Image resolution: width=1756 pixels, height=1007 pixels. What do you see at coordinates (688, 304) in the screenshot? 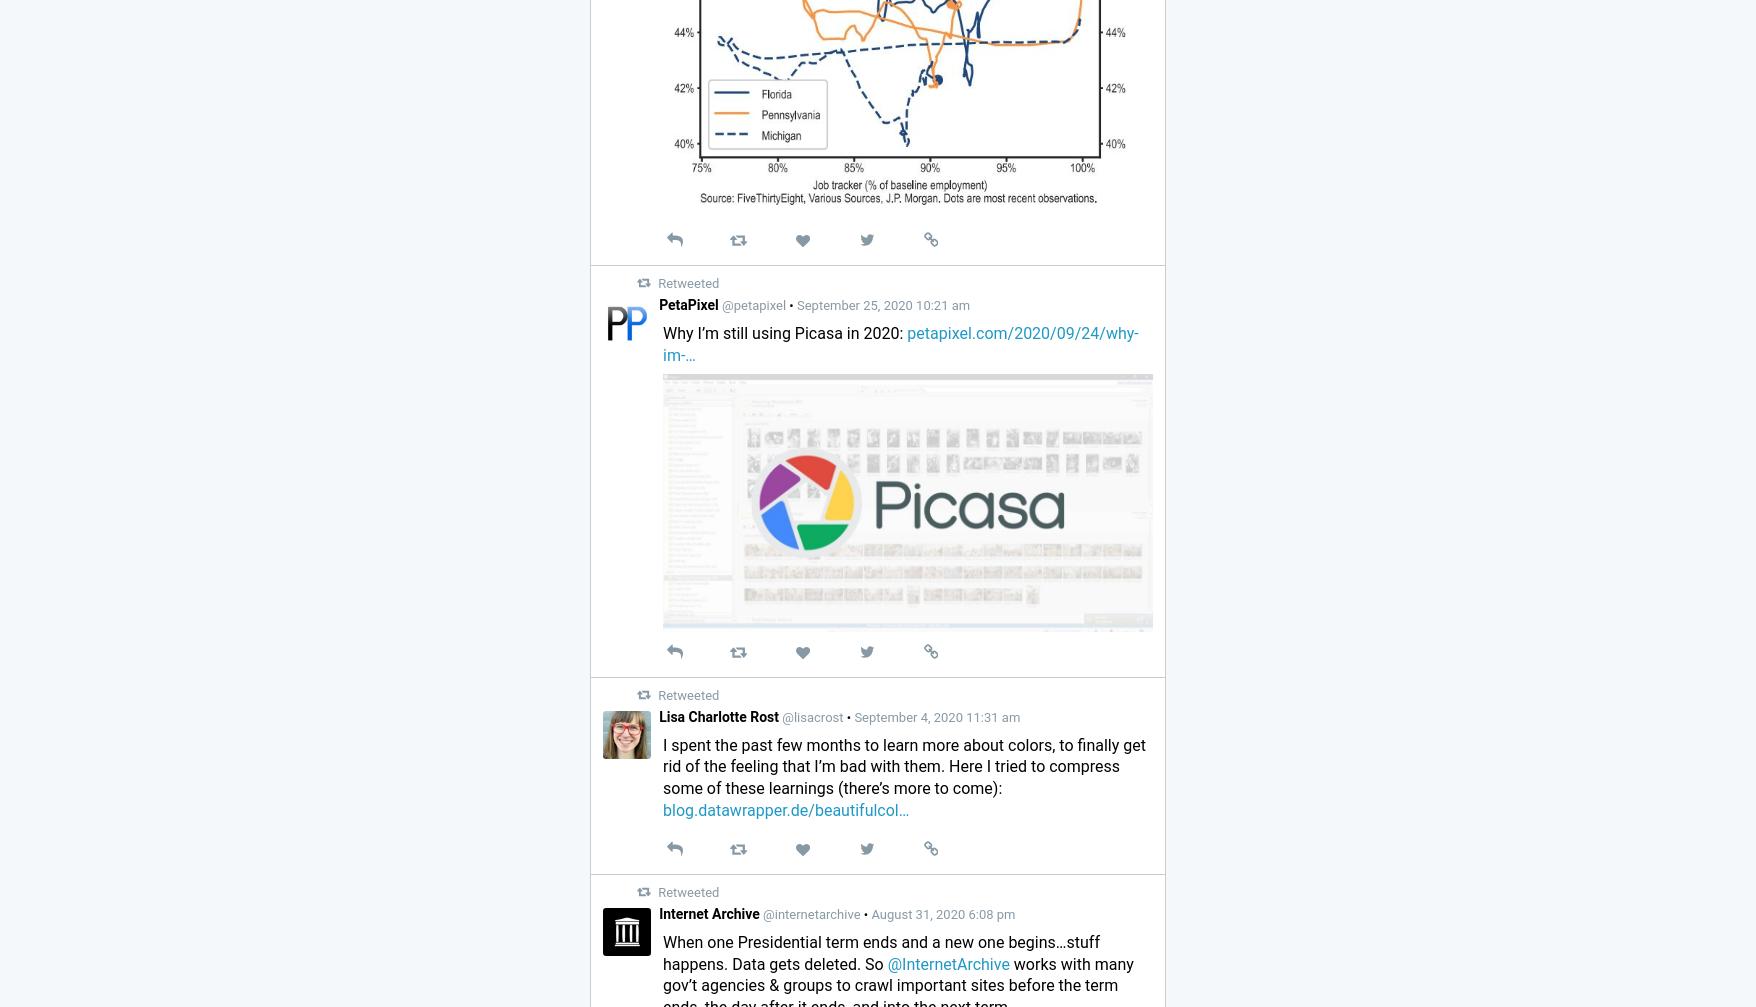
I see `'PetaPixel'` at bounding box center [688, 304].